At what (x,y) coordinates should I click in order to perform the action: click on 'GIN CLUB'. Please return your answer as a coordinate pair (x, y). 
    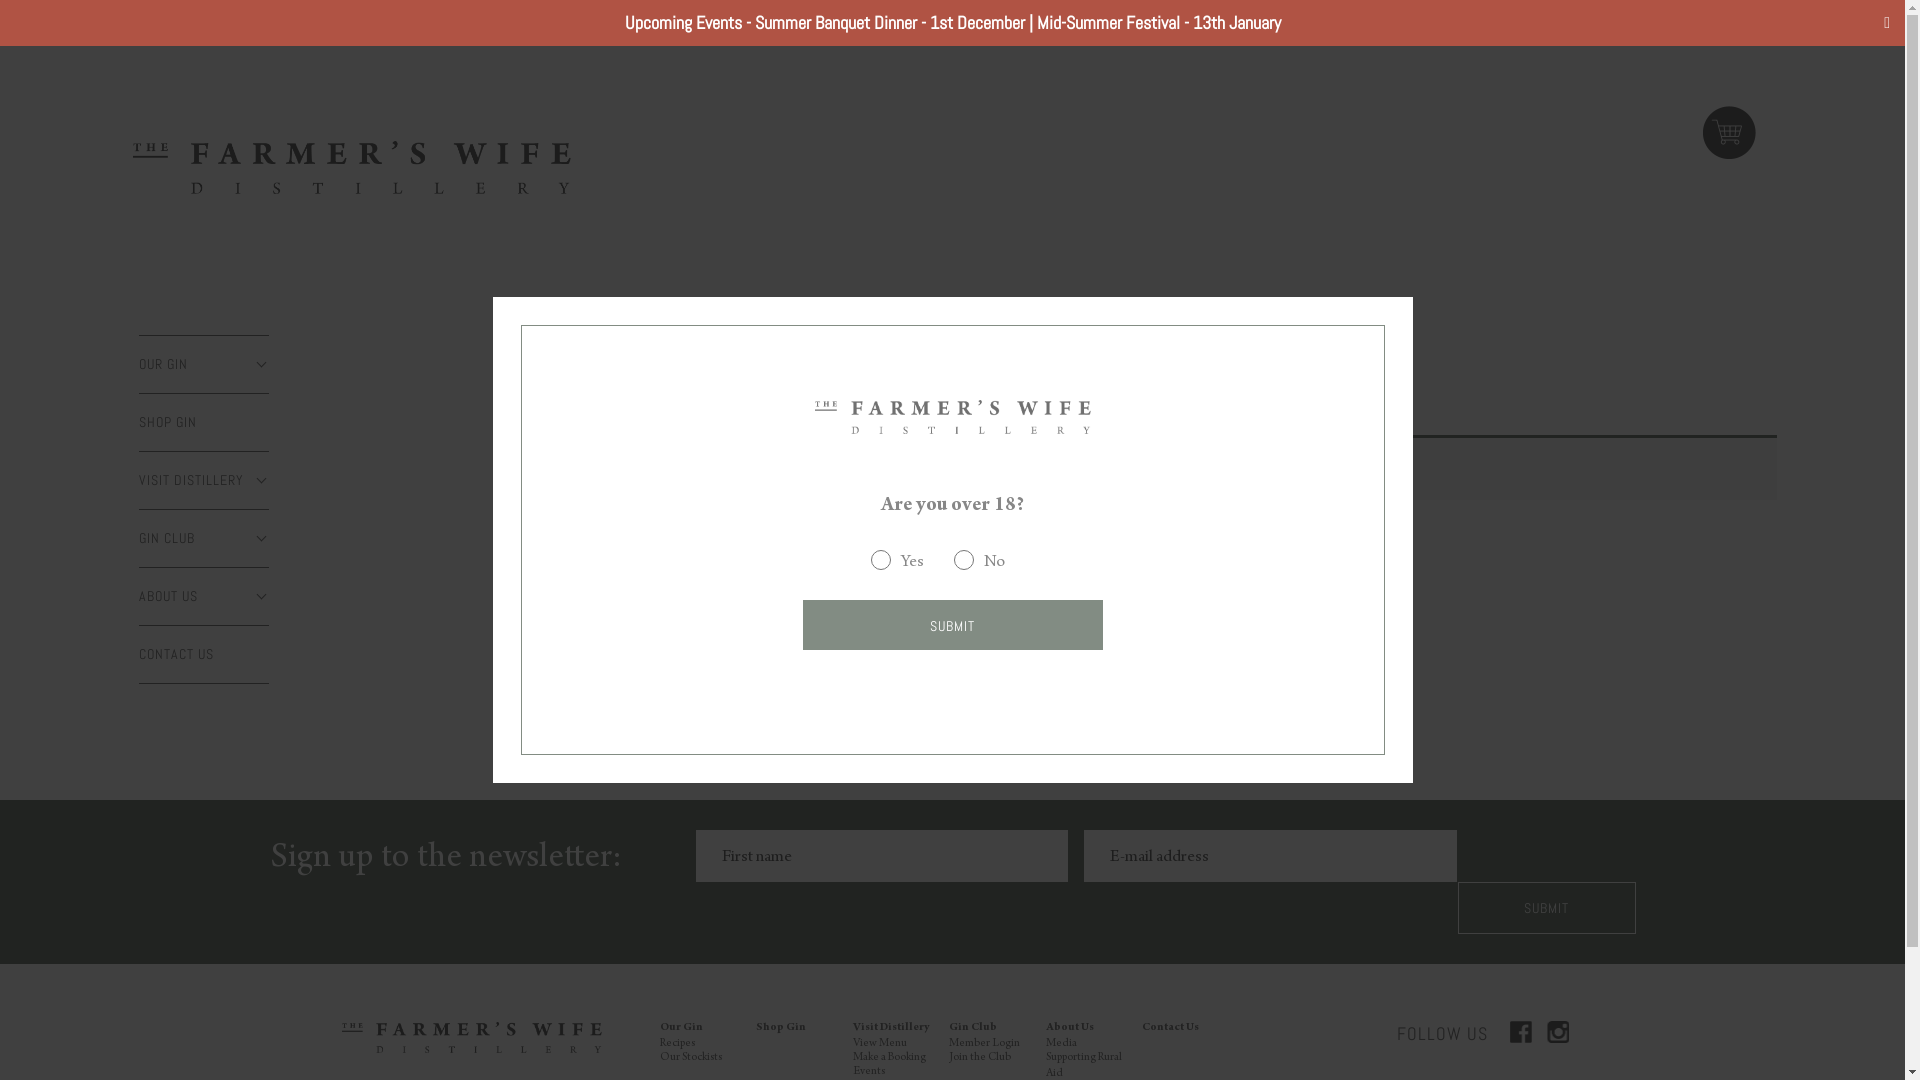
    Looking at the image, I should click on (204, 537).